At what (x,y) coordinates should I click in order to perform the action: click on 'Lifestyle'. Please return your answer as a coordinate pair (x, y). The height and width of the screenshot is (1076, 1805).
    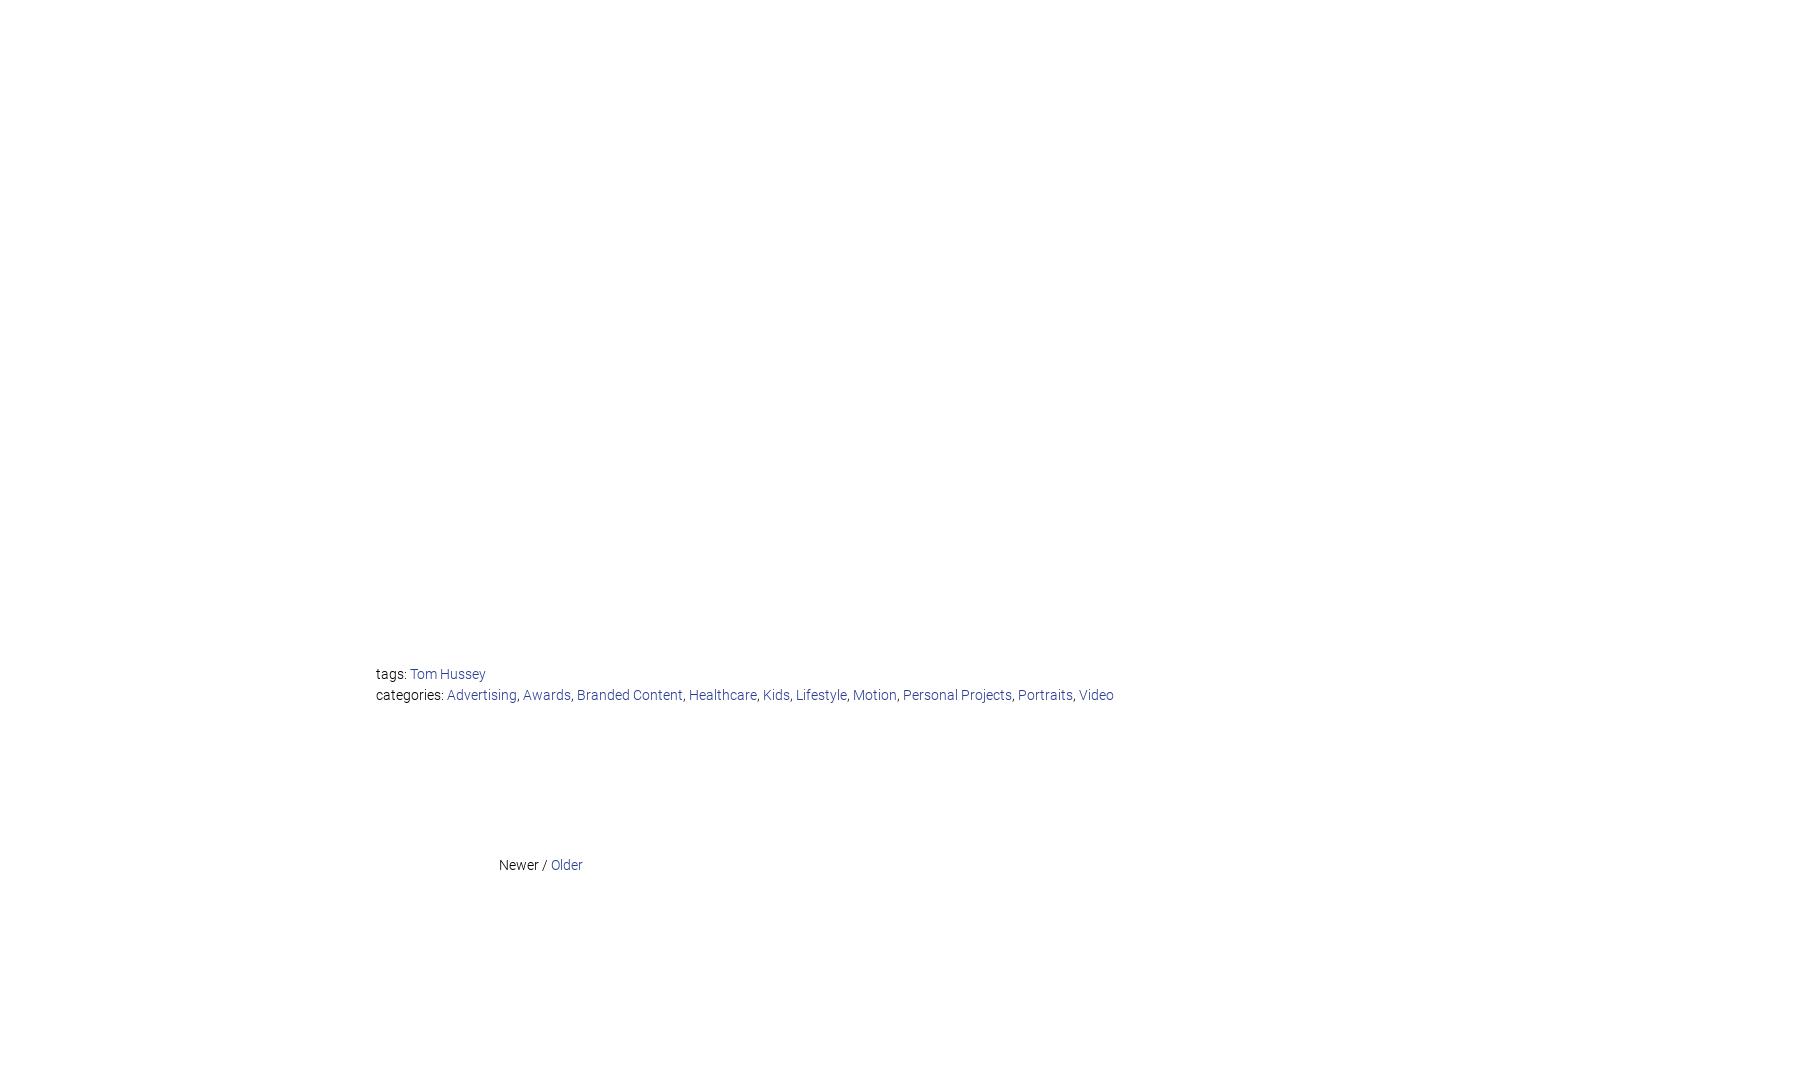
    Looking at the image, I should click on (821, 694).